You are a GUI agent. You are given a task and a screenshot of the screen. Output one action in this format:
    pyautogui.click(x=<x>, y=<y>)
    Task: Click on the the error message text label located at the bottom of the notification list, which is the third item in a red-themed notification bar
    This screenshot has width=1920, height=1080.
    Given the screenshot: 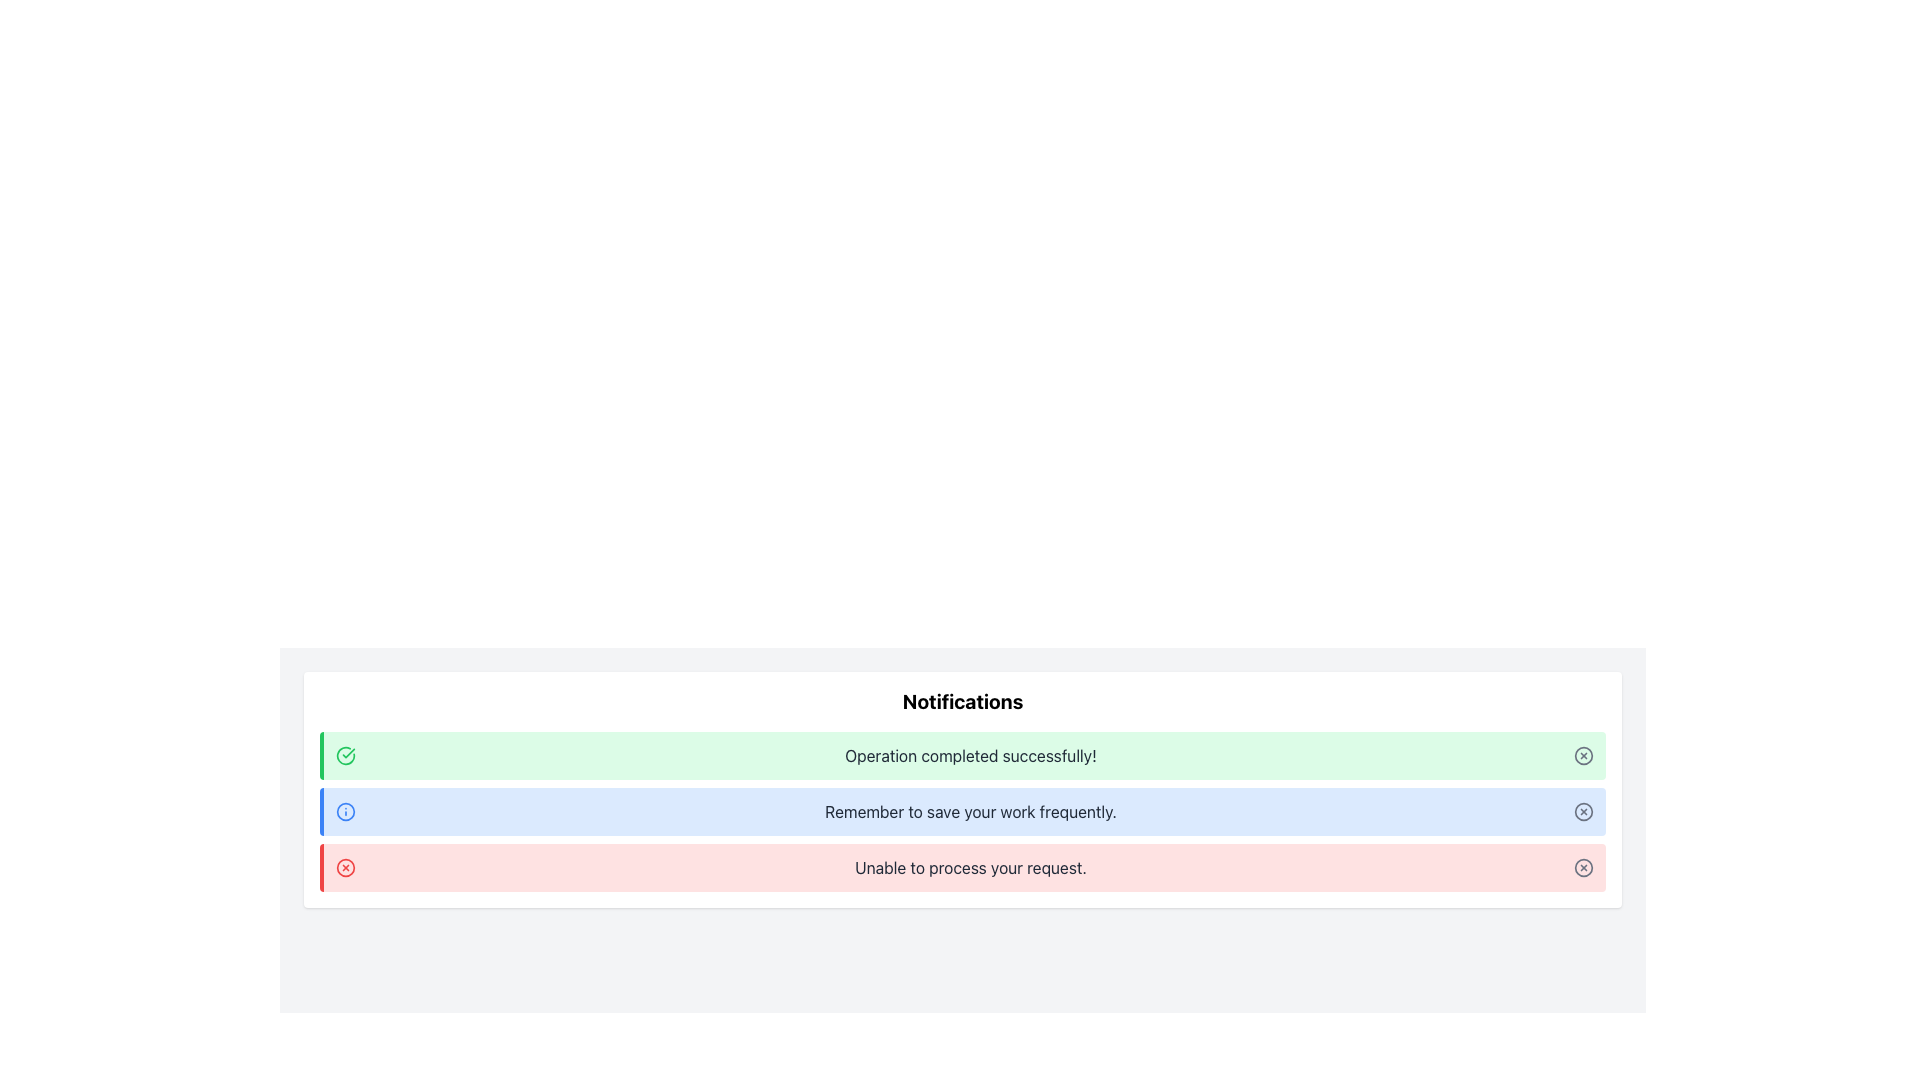 What is the action you would take?
    pyautogui.click(x=970, y=866)
    